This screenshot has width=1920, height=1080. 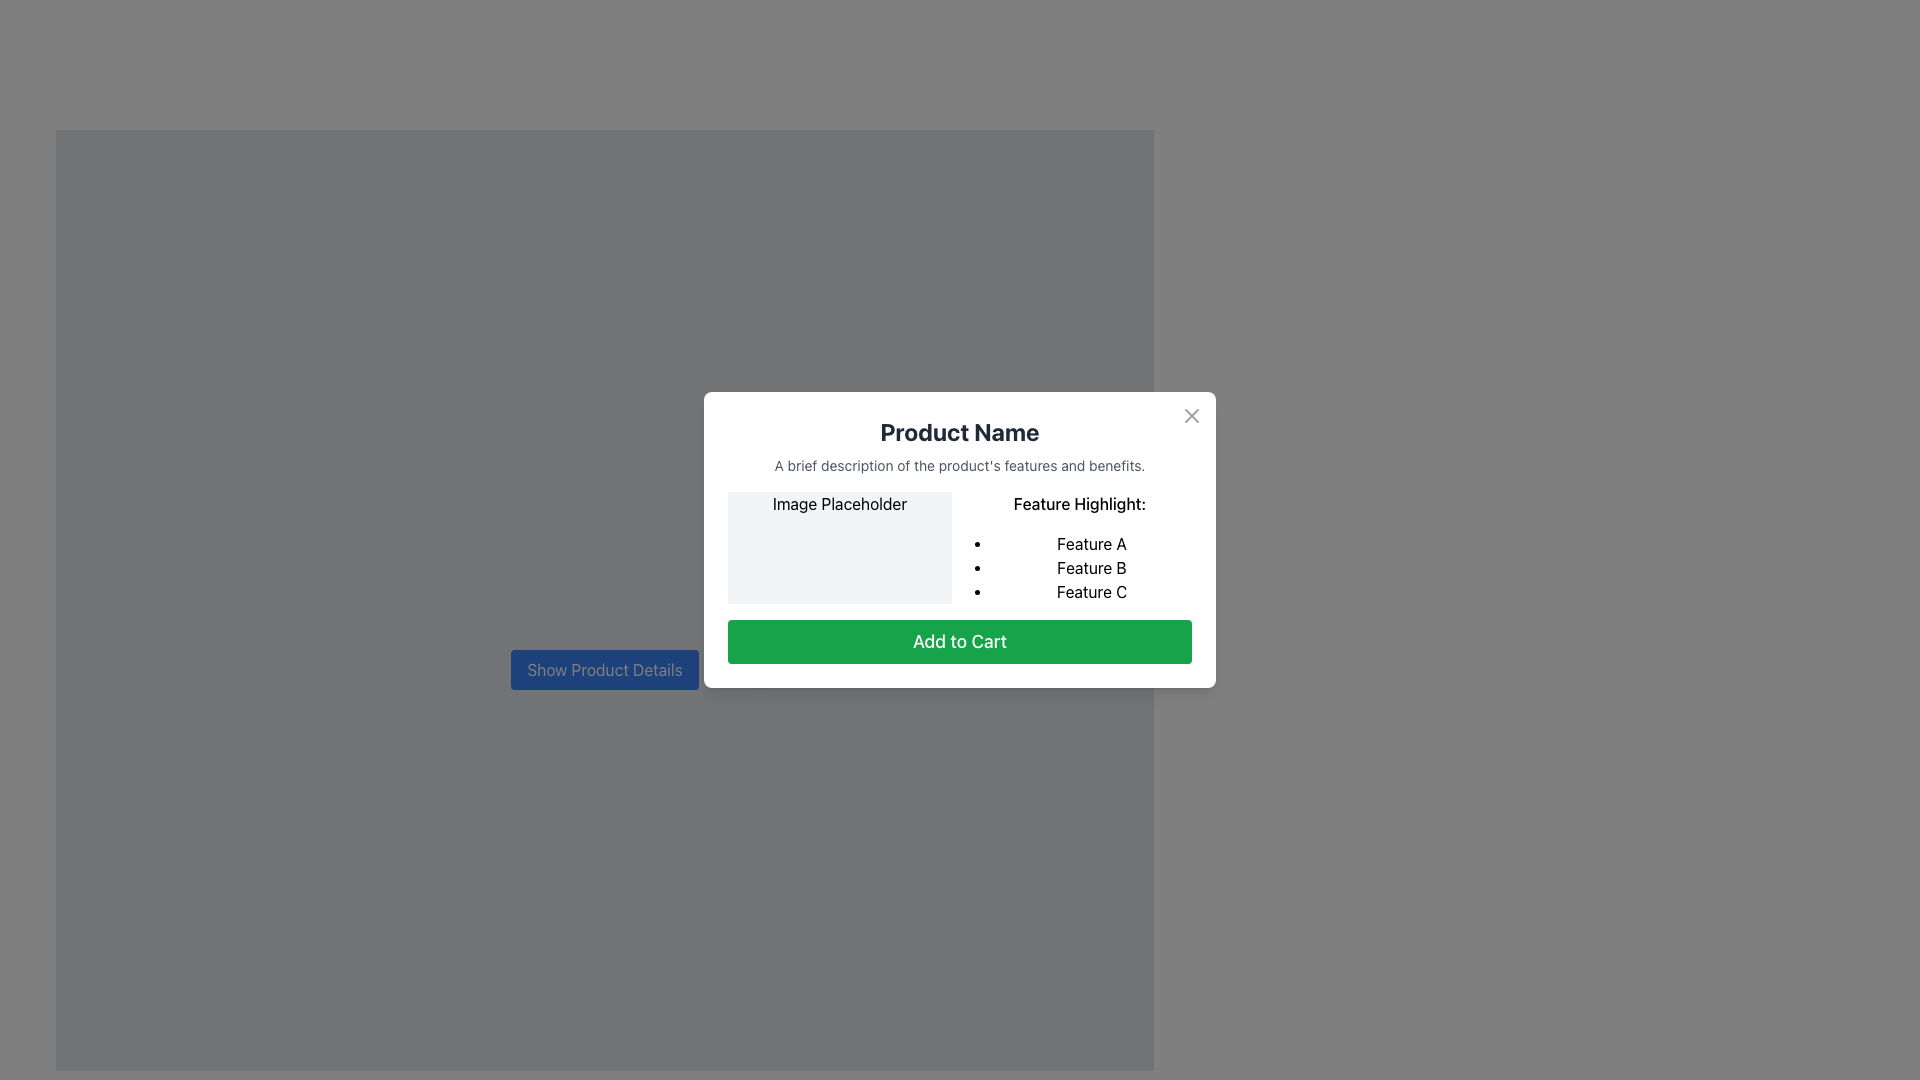 What do you see at coordinates (1079, 503) in the screenshot?
I see `the text label reading 'Feature Highlight:'` at bounding box center [1079, 503].